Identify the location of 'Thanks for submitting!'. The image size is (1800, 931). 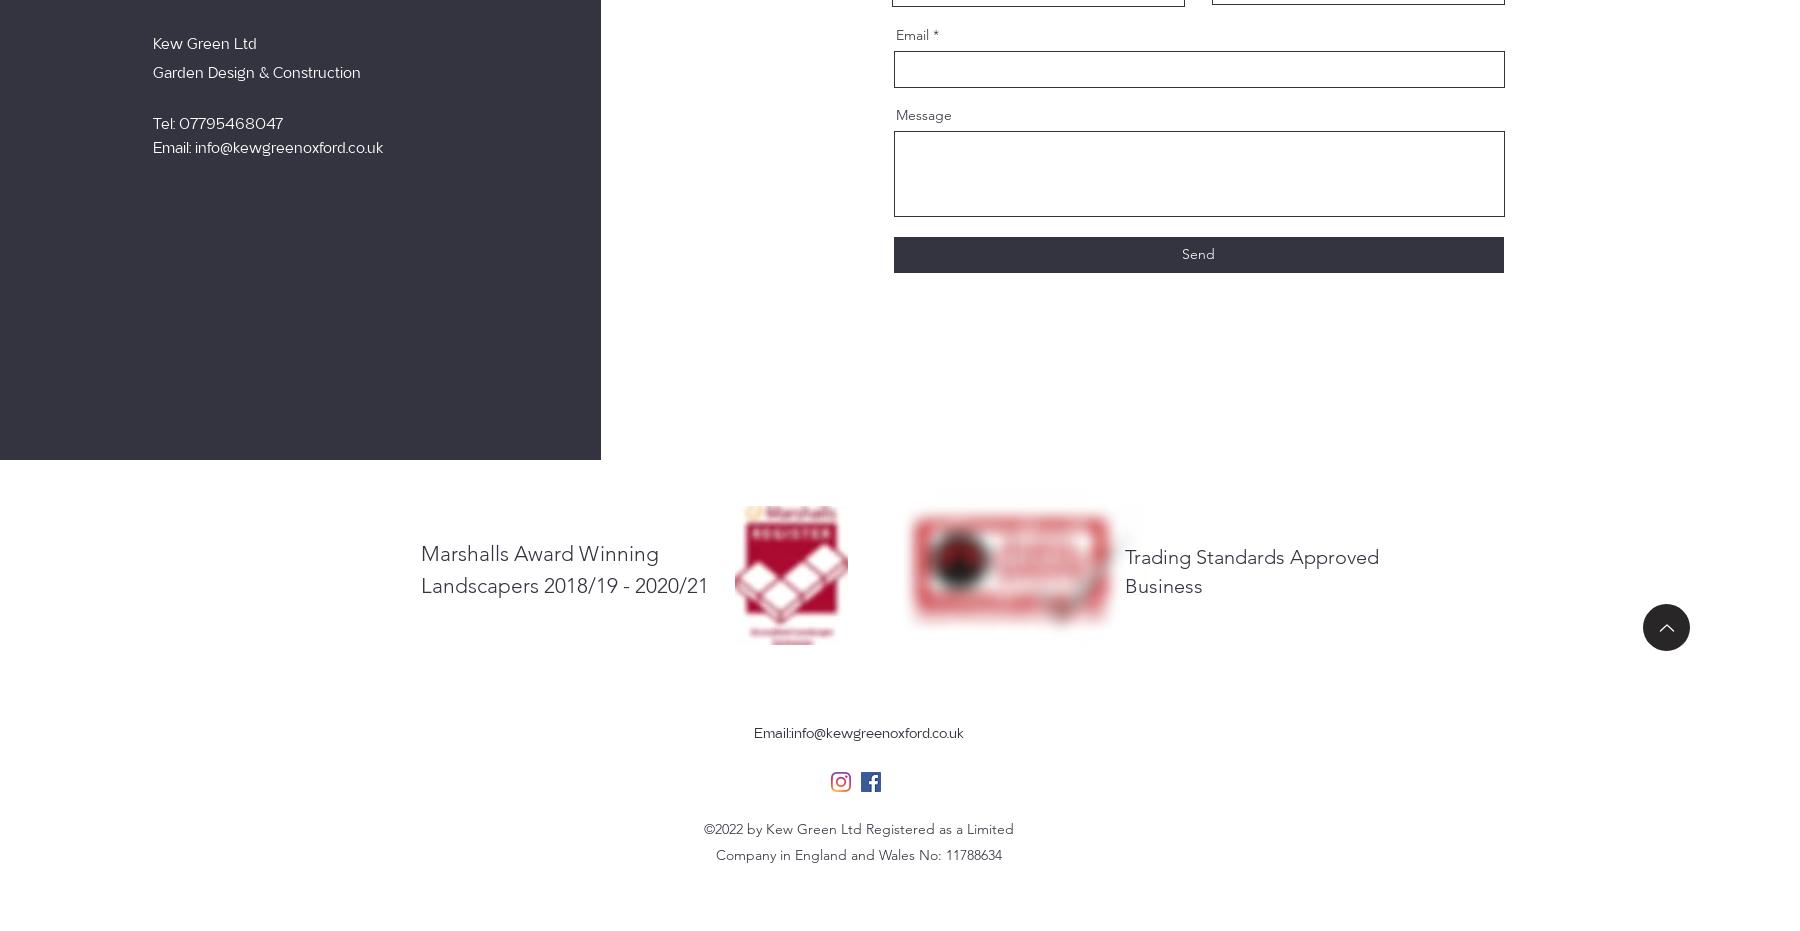
(1192, 299).